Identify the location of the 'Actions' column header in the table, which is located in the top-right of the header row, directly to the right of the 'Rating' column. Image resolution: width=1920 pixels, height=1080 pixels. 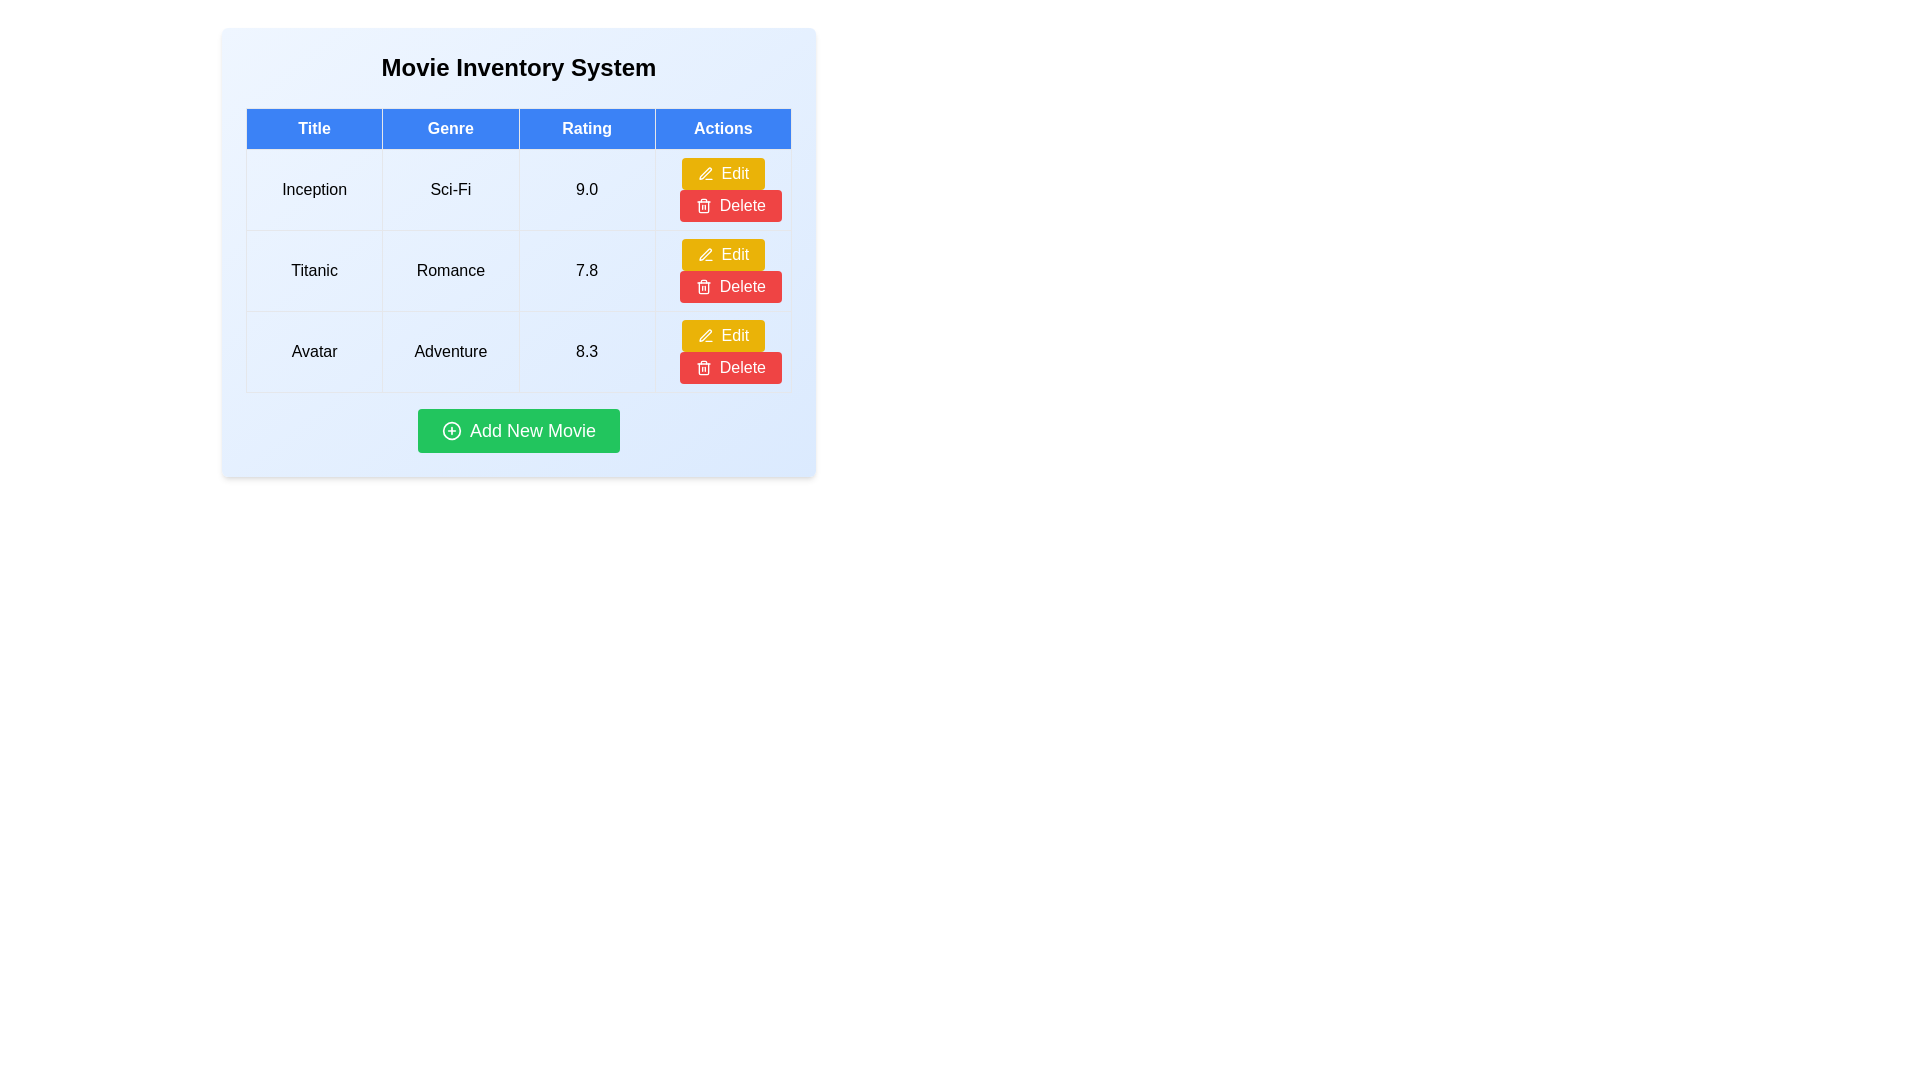
(722, 128).